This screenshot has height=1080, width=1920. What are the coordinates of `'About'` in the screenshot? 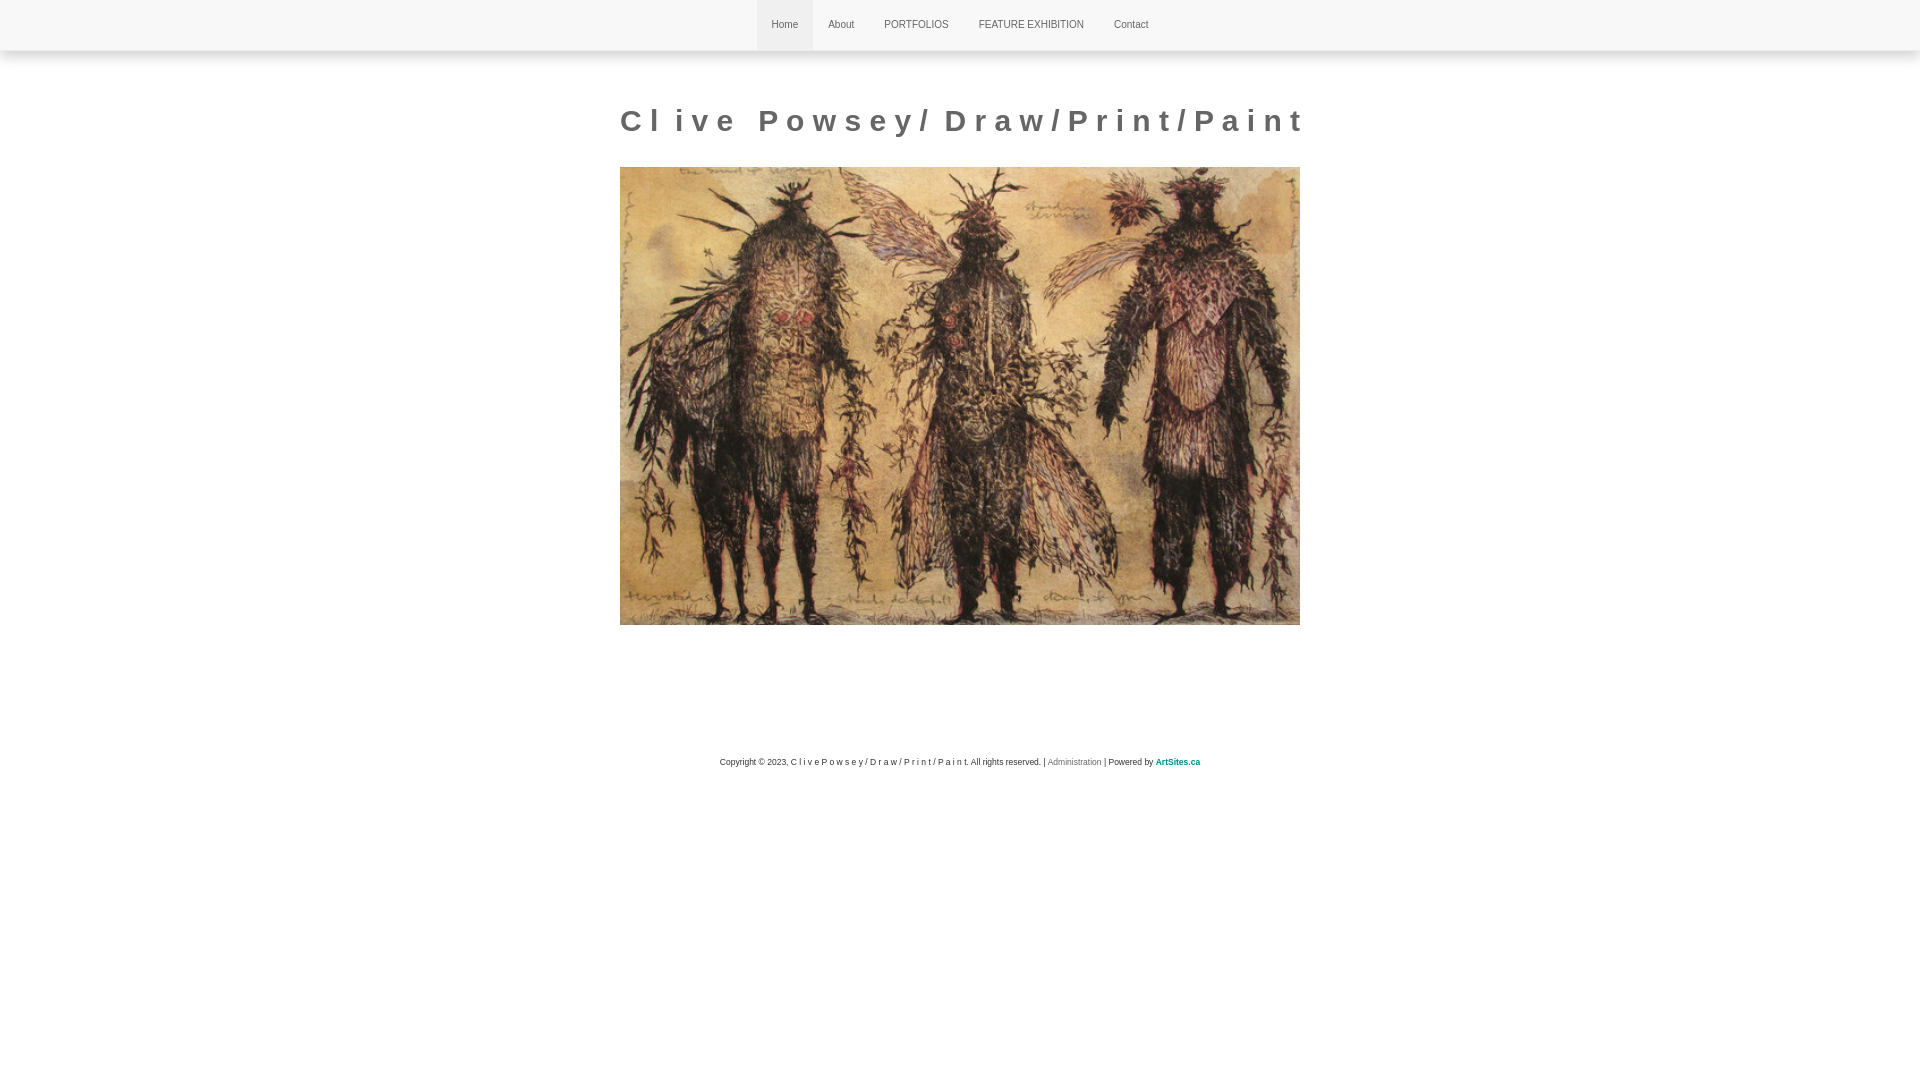 It's located at (840, 24).